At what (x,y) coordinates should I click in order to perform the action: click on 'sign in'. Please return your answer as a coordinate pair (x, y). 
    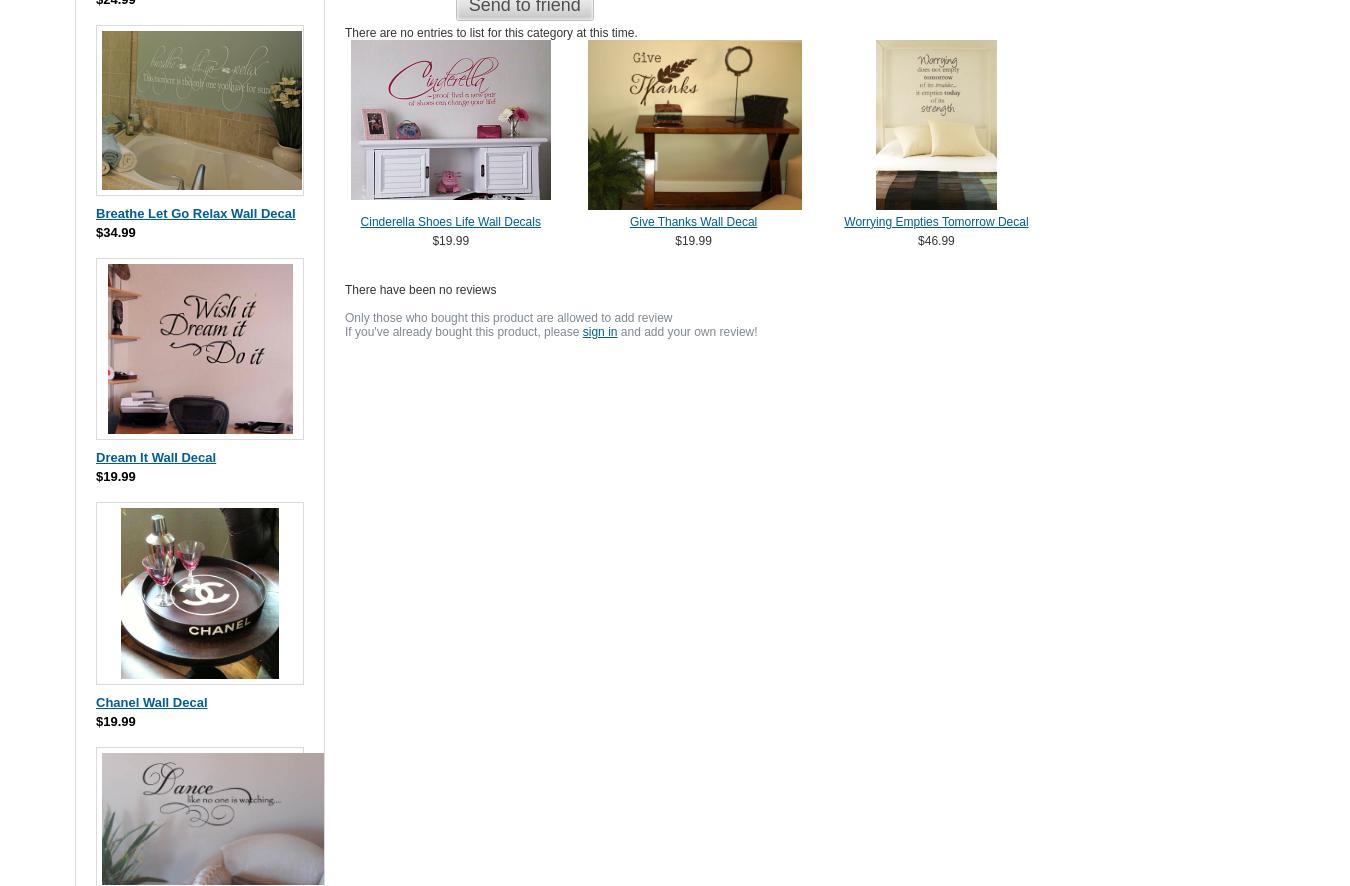
    Looking at the image, I should click on (599, 330).